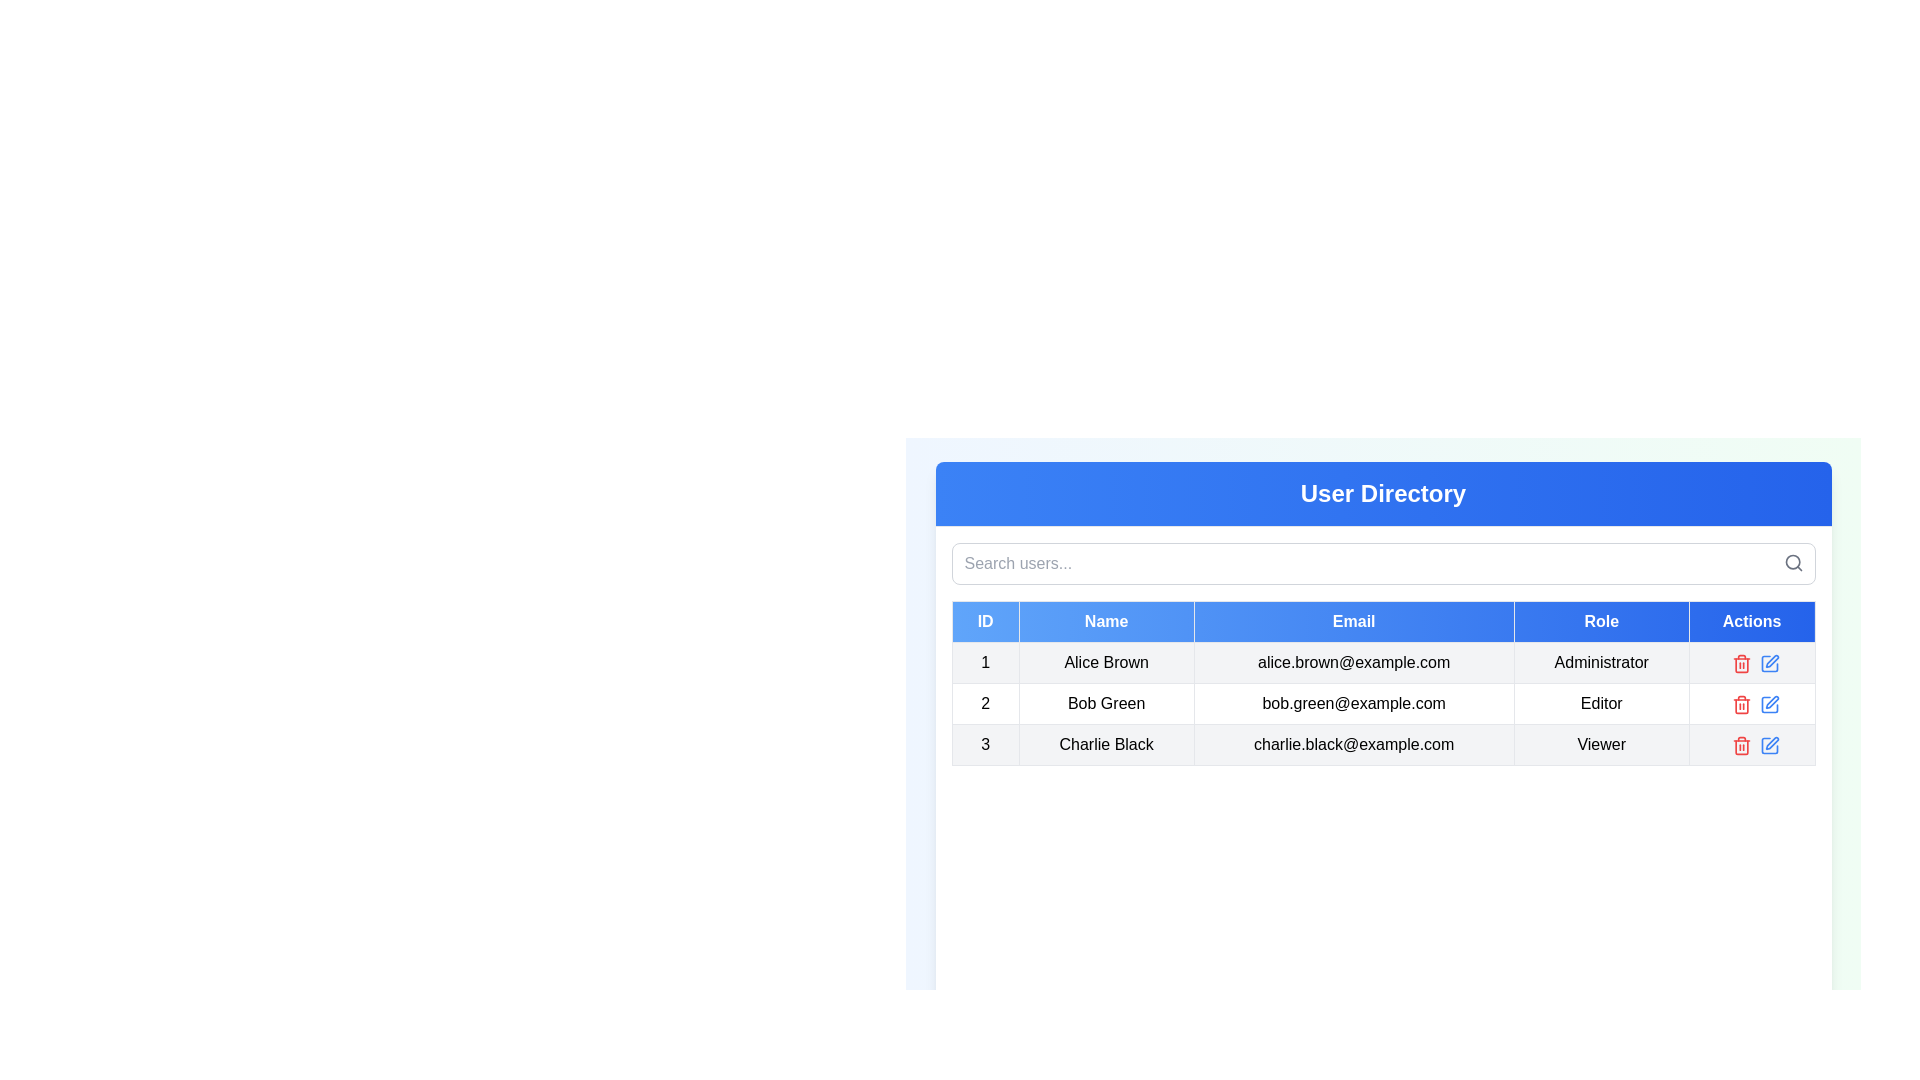  What do you see at coordinates (1741, 665) in the screenshot?
I see `the graphical representation of the delete action represented by the trash can icon in the 'Actions' column of the last row in the user table` at bounding box center [1741, 665].